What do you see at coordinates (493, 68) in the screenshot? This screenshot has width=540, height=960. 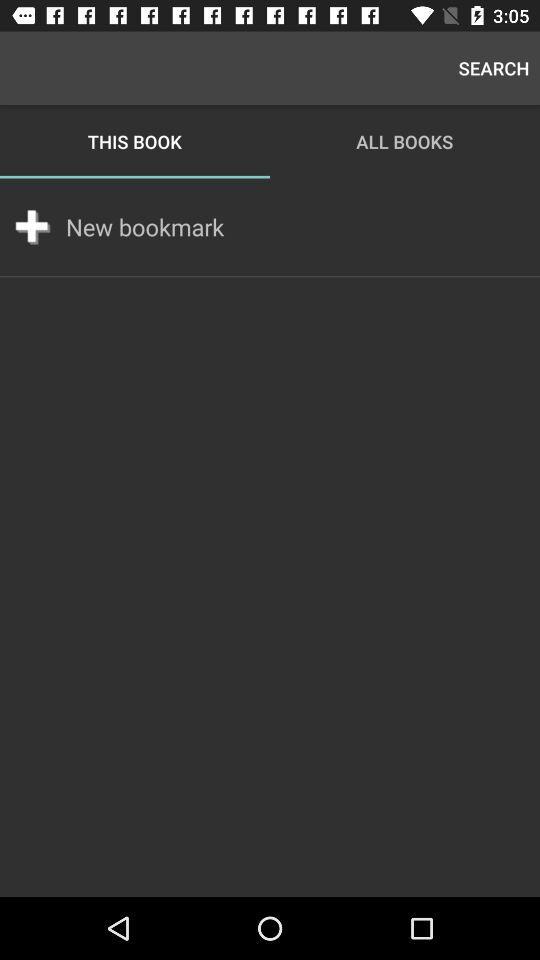 I see `search` at bounding box center [493, 68].